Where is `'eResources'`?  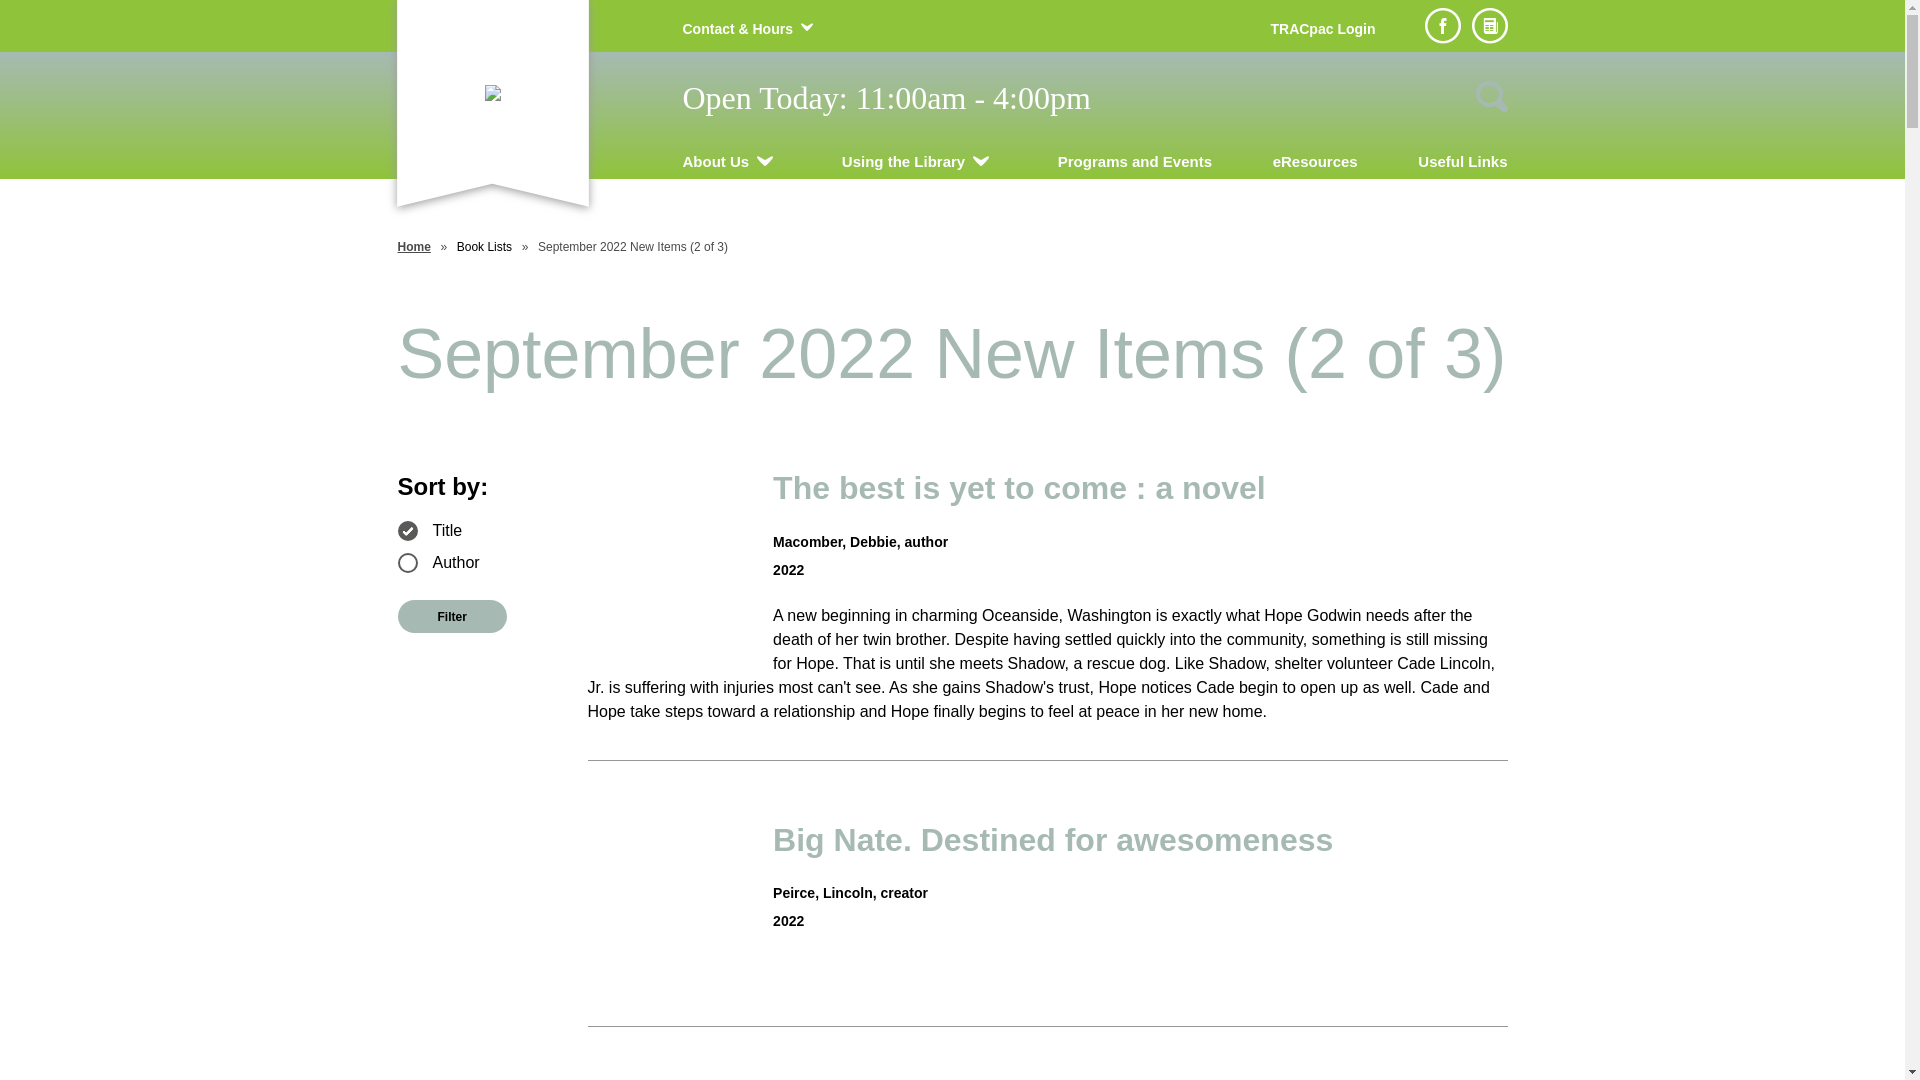 'eResources' is located at coordinates (1315, 160).